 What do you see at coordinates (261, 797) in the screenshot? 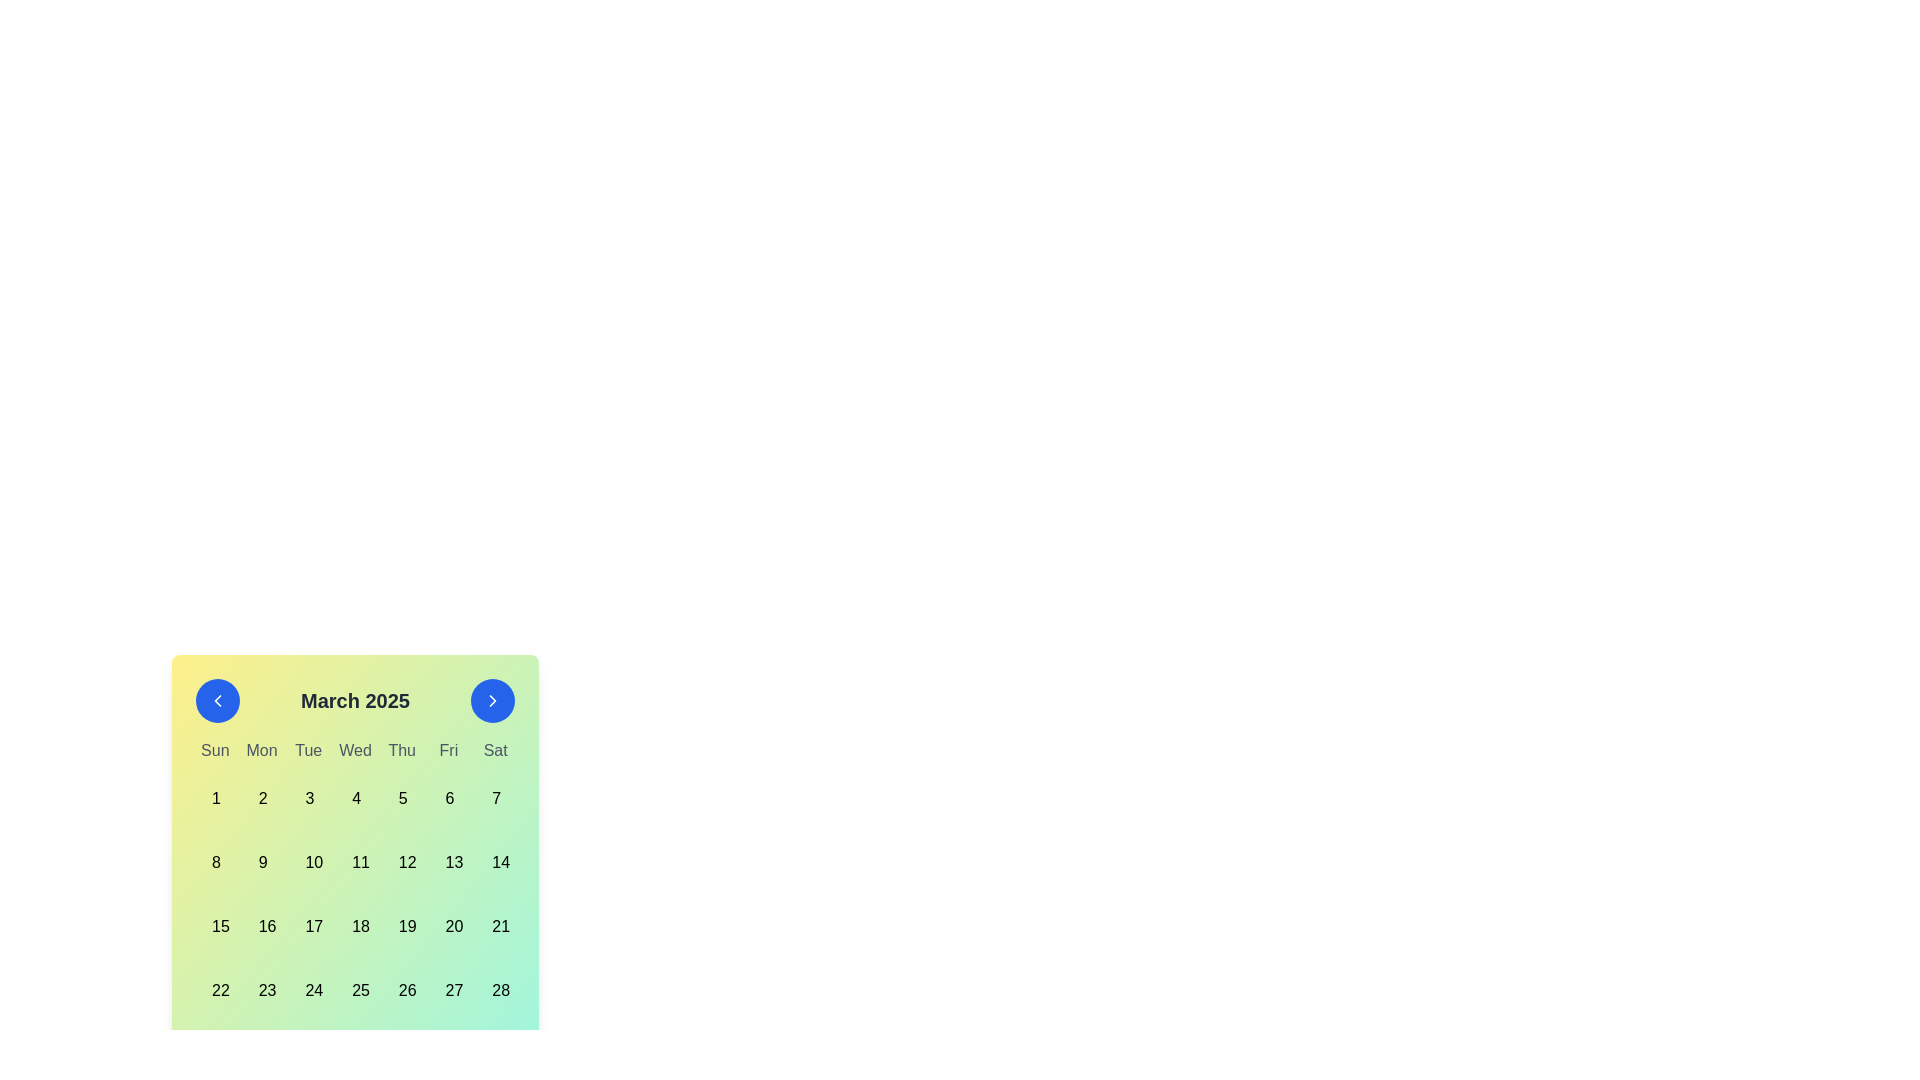
I see `the rounded rectangular date cell displaying the number '2' in bold, located in the first row, second column of the calendar grid` at bounding box center [261, 797].